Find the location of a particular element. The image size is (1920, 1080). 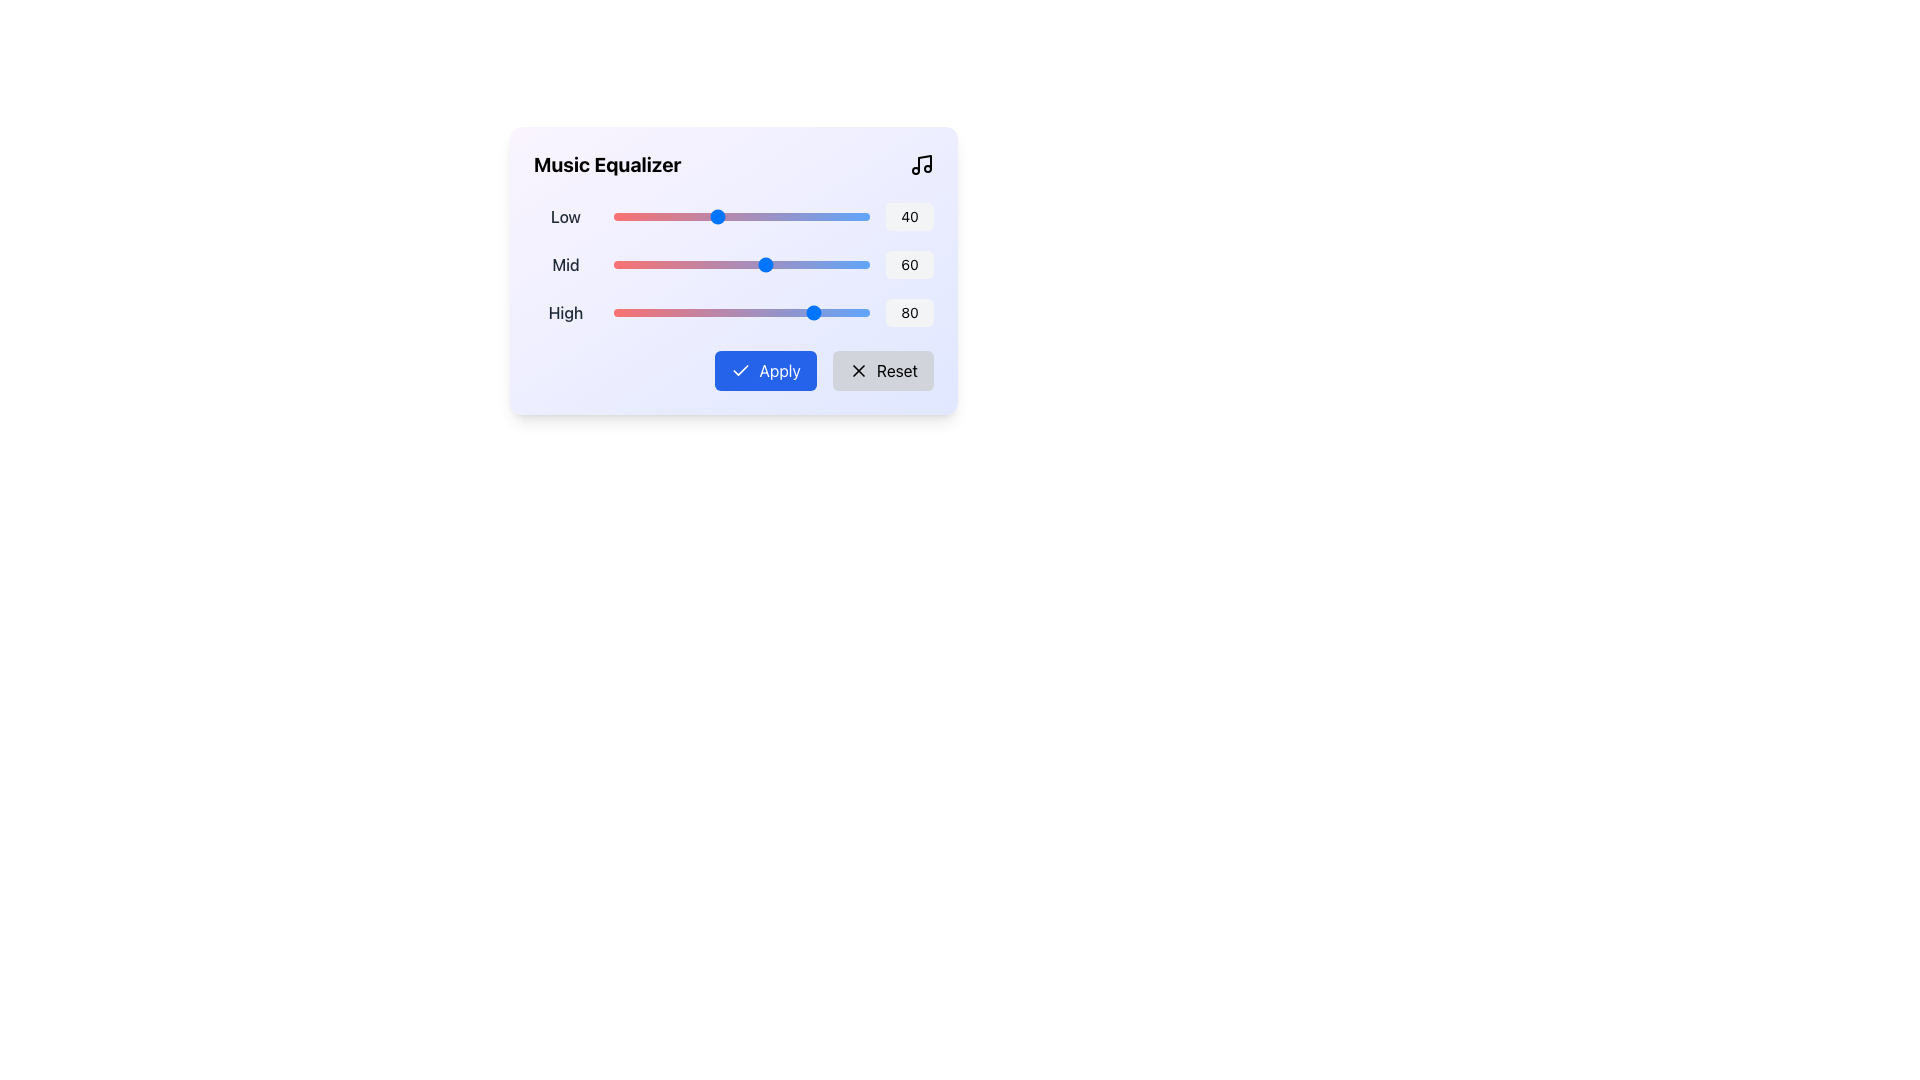

the mid-range slider is located at coordinates (696, 264).